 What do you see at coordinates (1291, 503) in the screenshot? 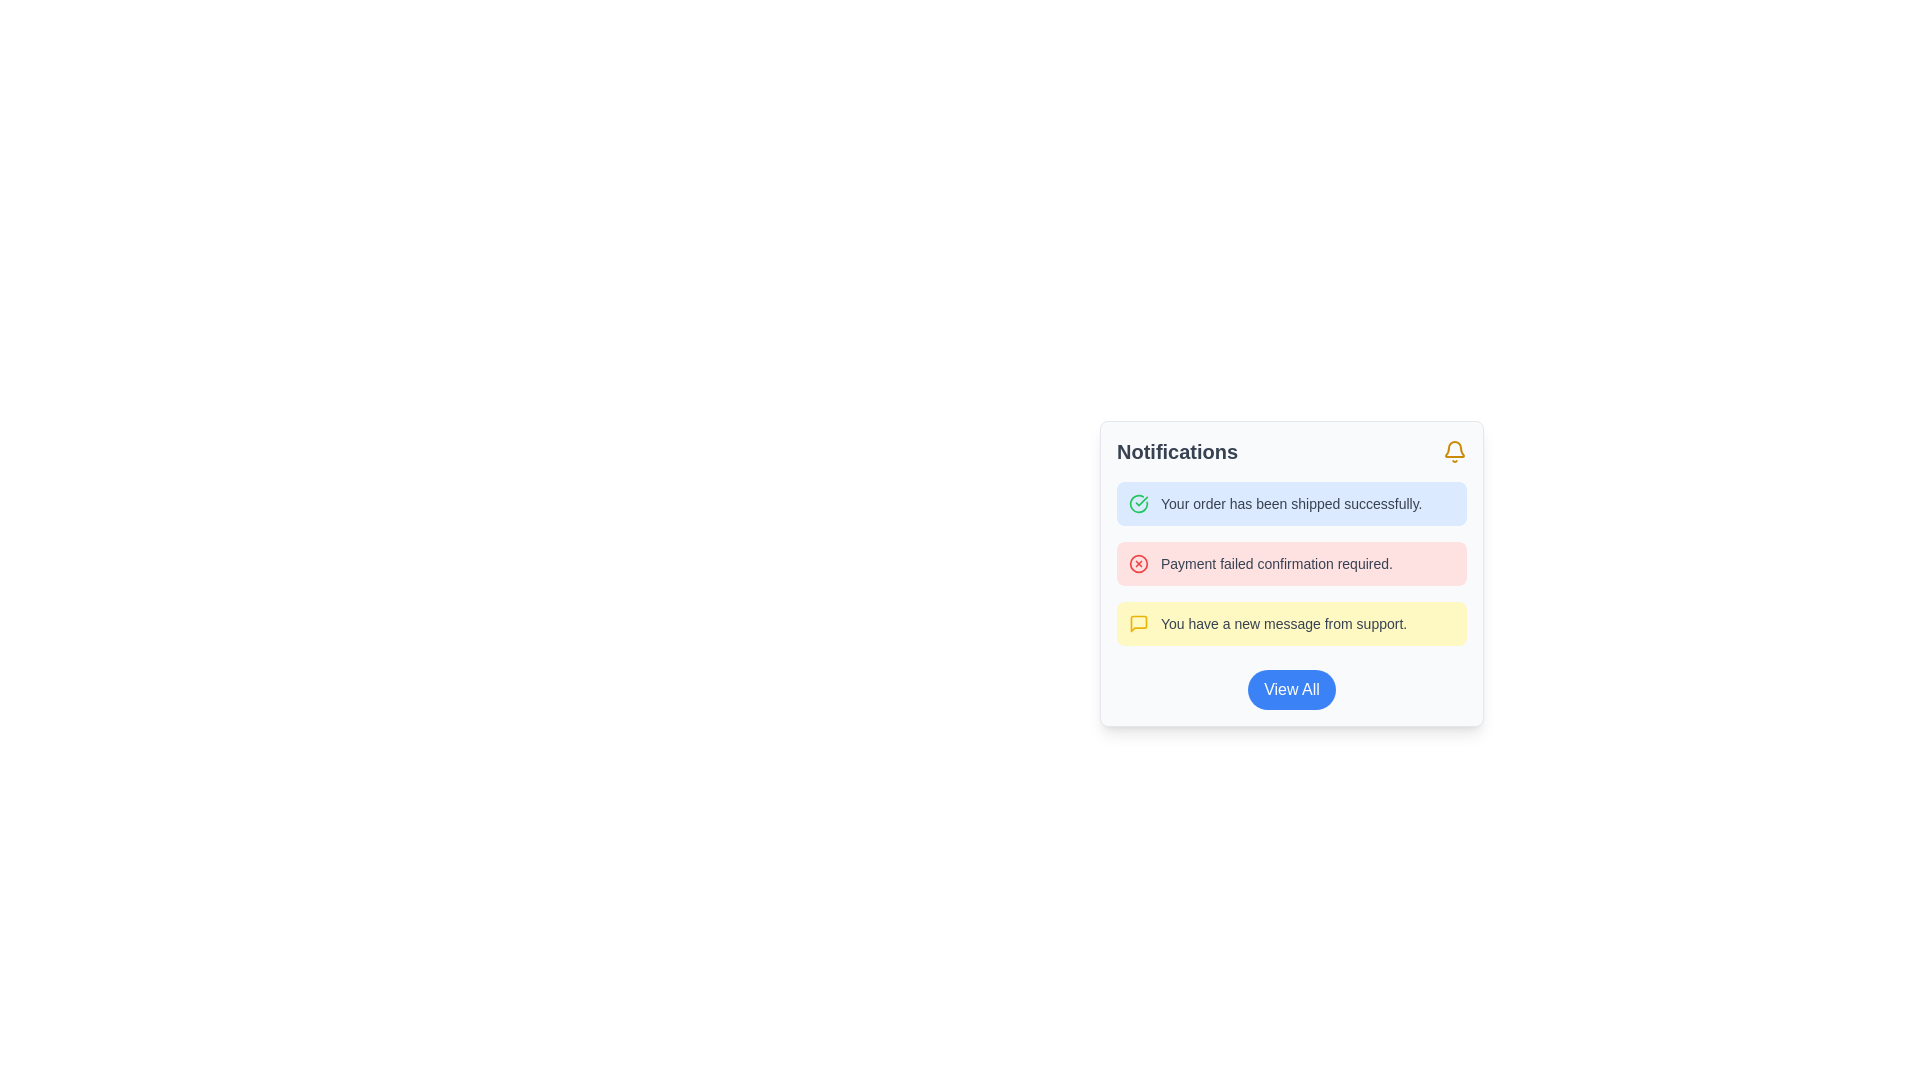
I see `the notification text label indicating that the user's order has been shipped successfully, which is located in a highlighted notification card at the top of the notification list` at bounding box center [1291, 503].